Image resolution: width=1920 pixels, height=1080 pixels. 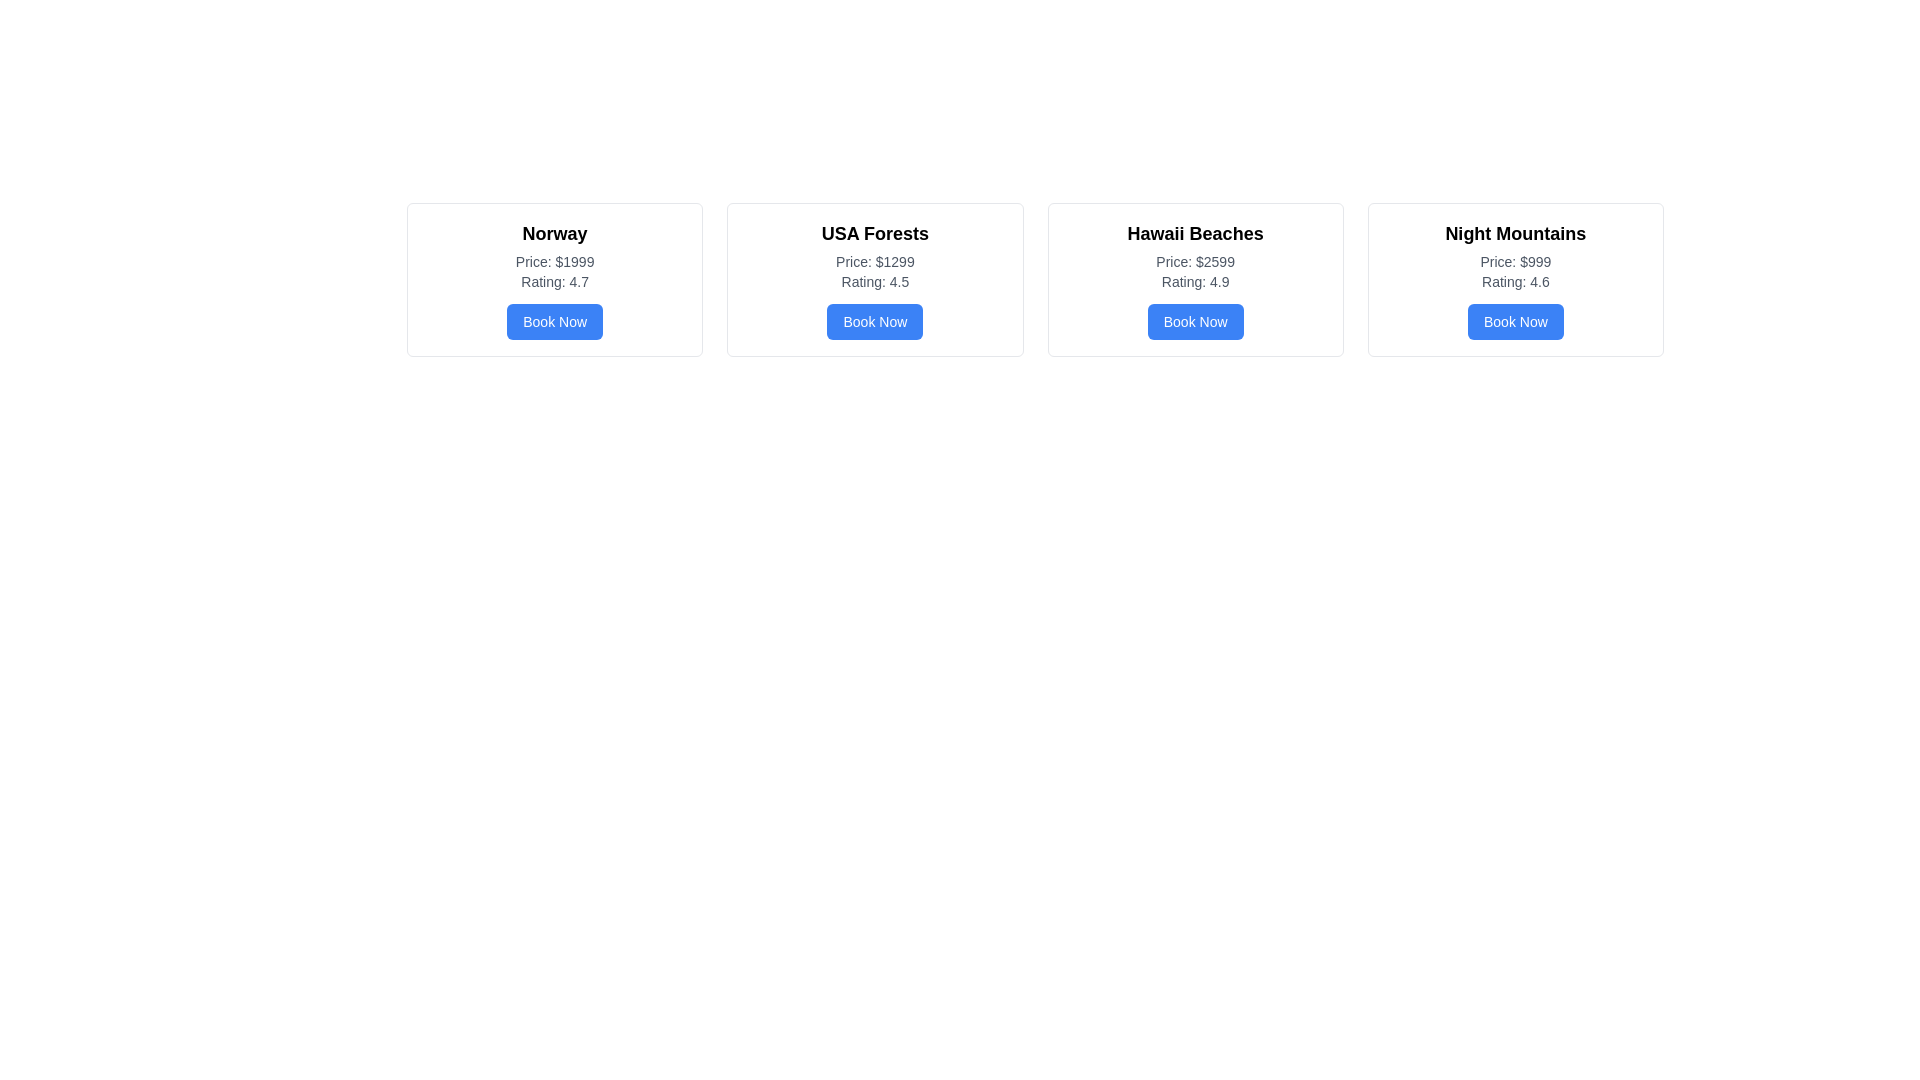 I want to click on the text label that reads 'Rating: 4.9', which is styled in gray and located on the white card about 'Hawaii Beaches', so click(x=1195, y=281).